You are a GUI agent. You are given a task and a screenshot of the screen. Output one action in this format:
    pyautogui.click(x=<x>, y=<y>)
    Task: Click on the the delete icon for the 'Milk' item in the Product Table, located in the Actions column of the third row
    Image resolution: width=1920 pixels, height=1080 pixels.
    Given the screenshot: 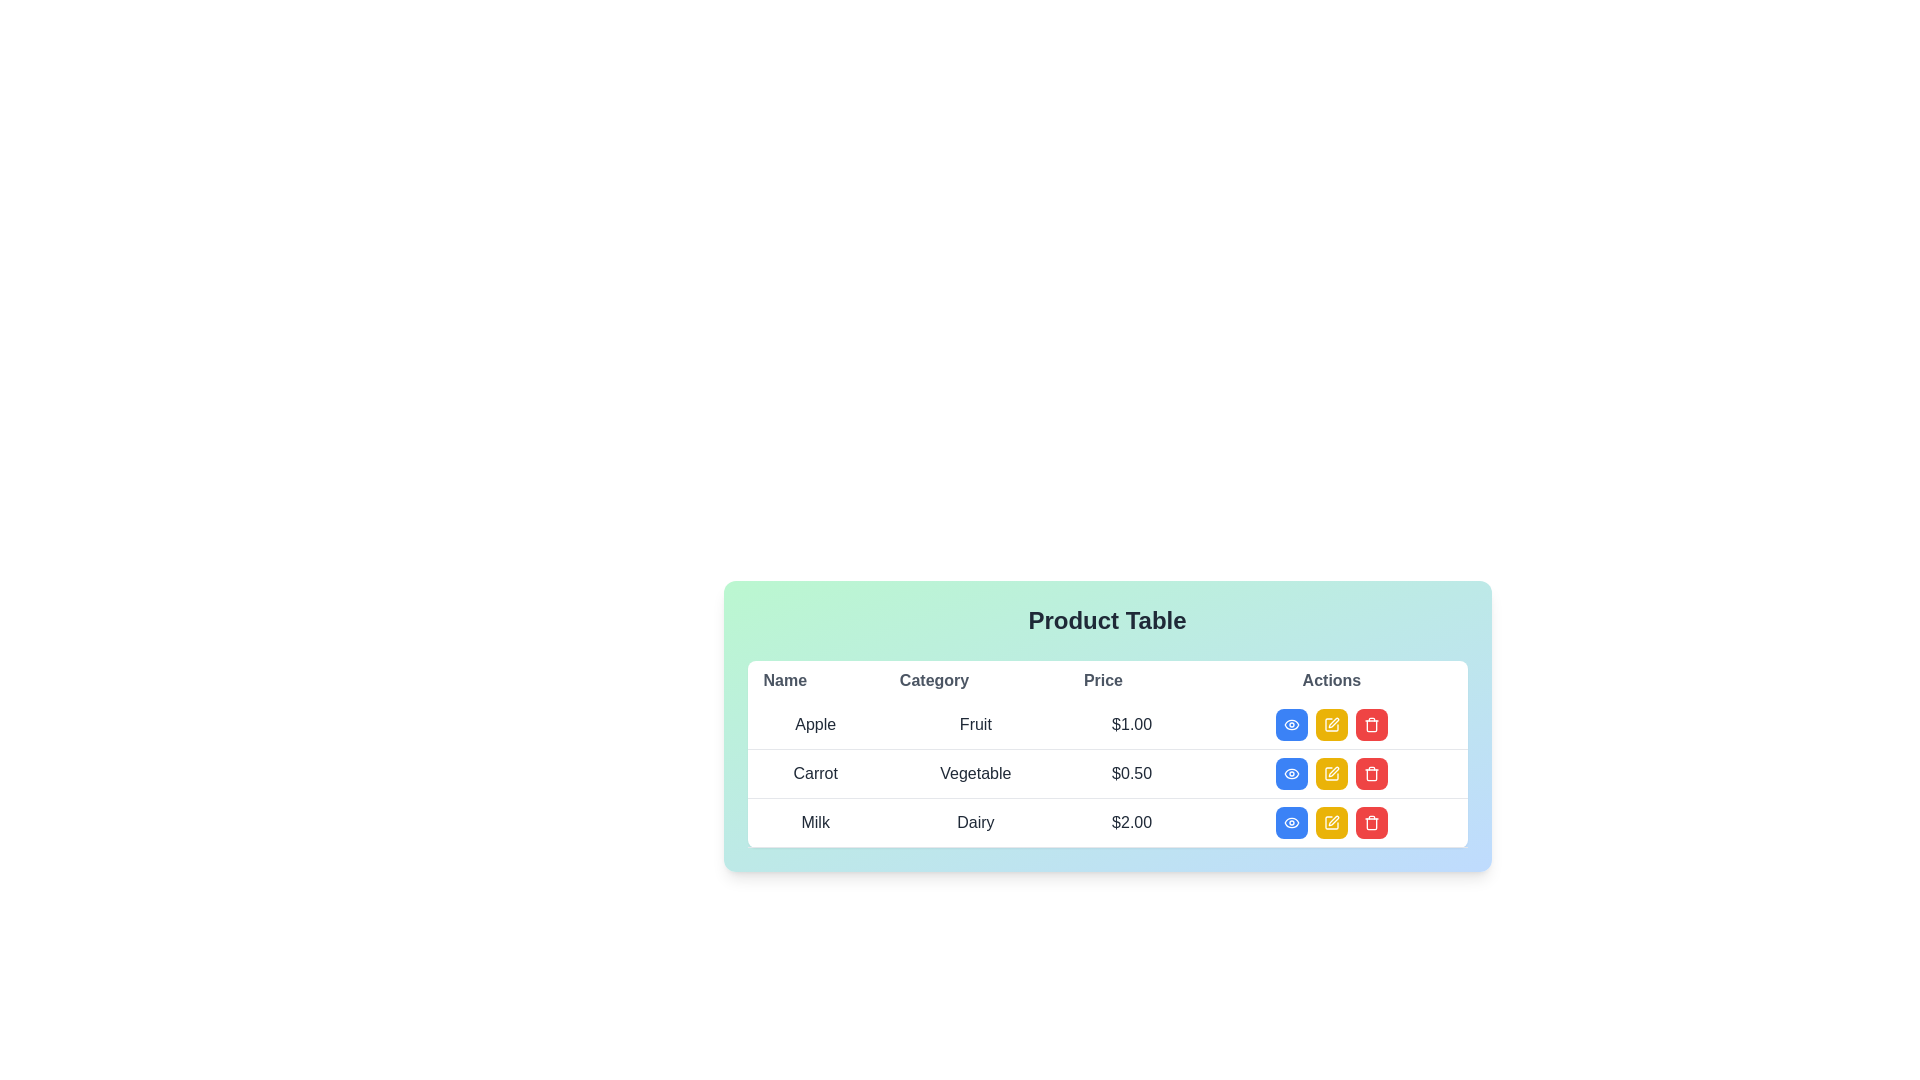 What is the action you would take?
    pyautogui.click(x=1370, y=822)
    